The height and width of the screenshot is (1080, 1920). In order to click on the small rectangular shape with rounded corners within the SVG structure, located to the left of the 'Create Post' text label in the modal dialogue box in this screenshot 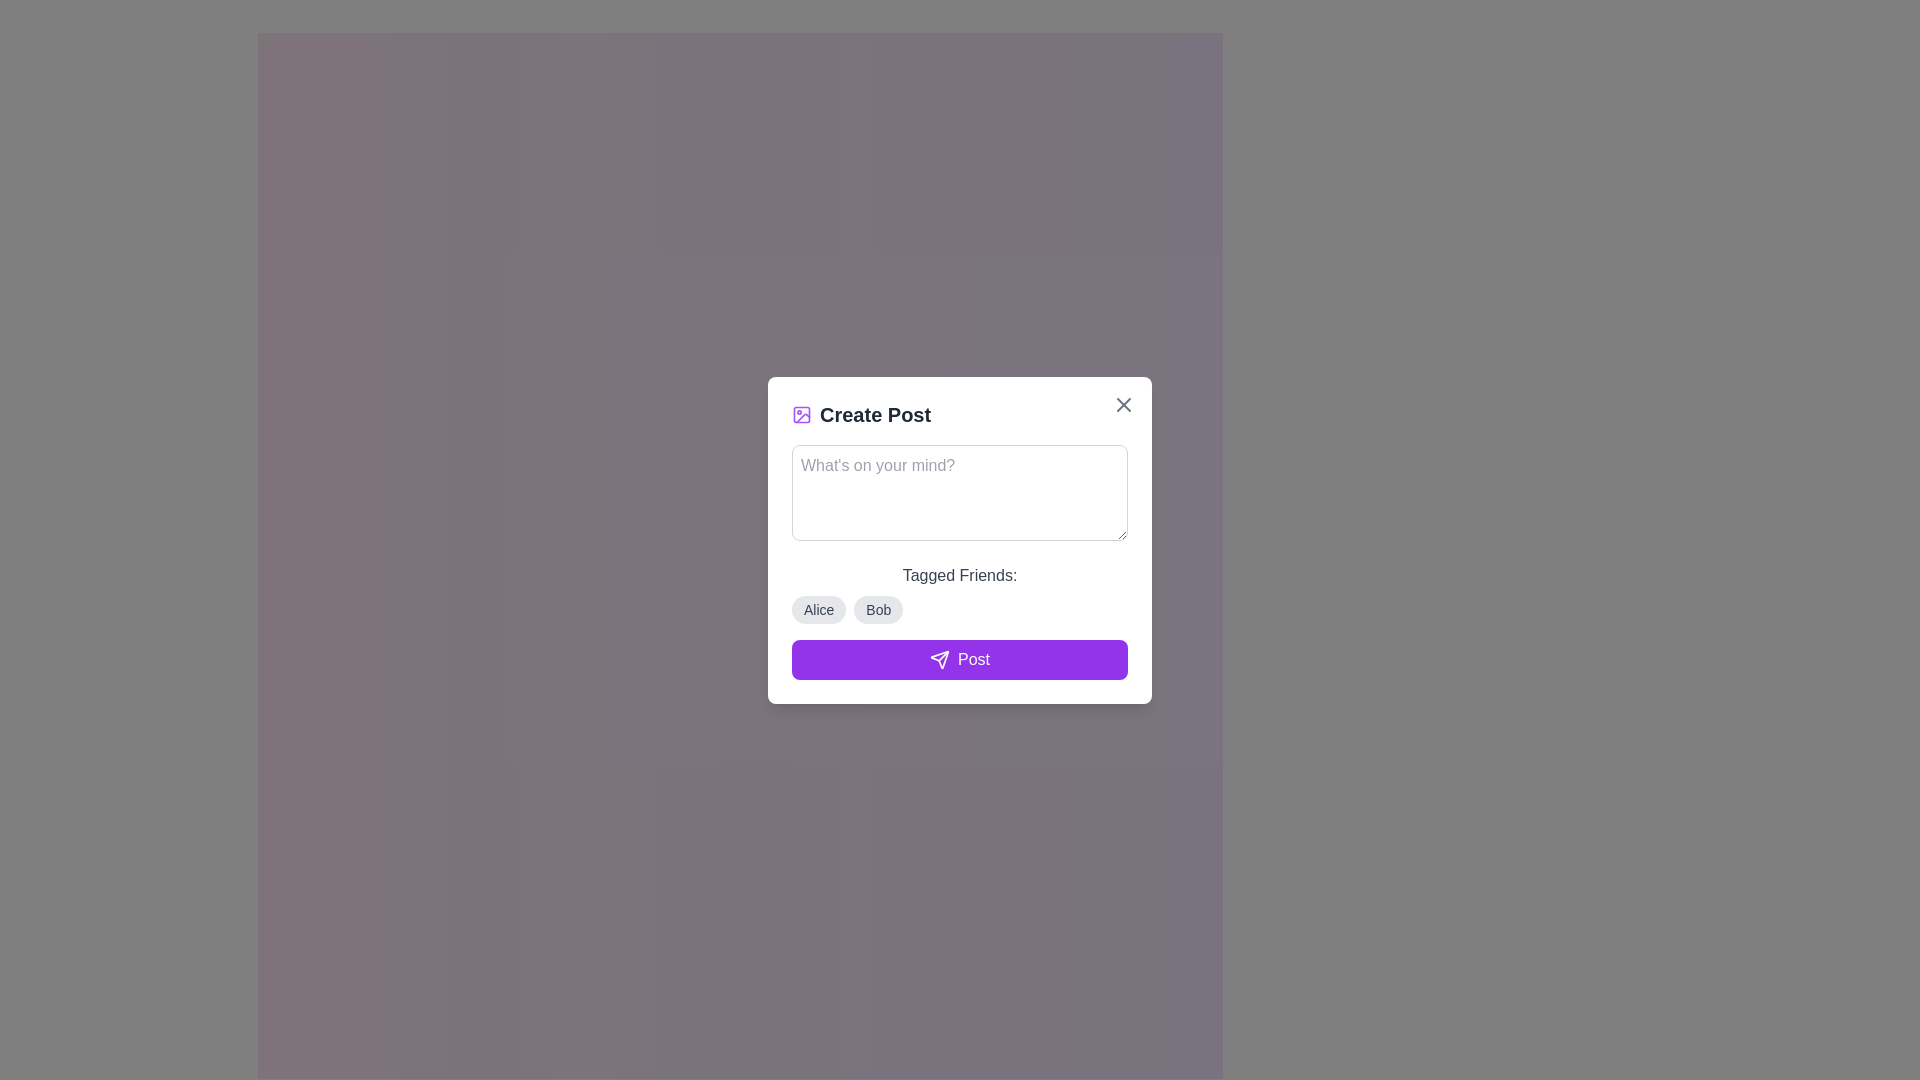, I will do `click(801, 412)`.